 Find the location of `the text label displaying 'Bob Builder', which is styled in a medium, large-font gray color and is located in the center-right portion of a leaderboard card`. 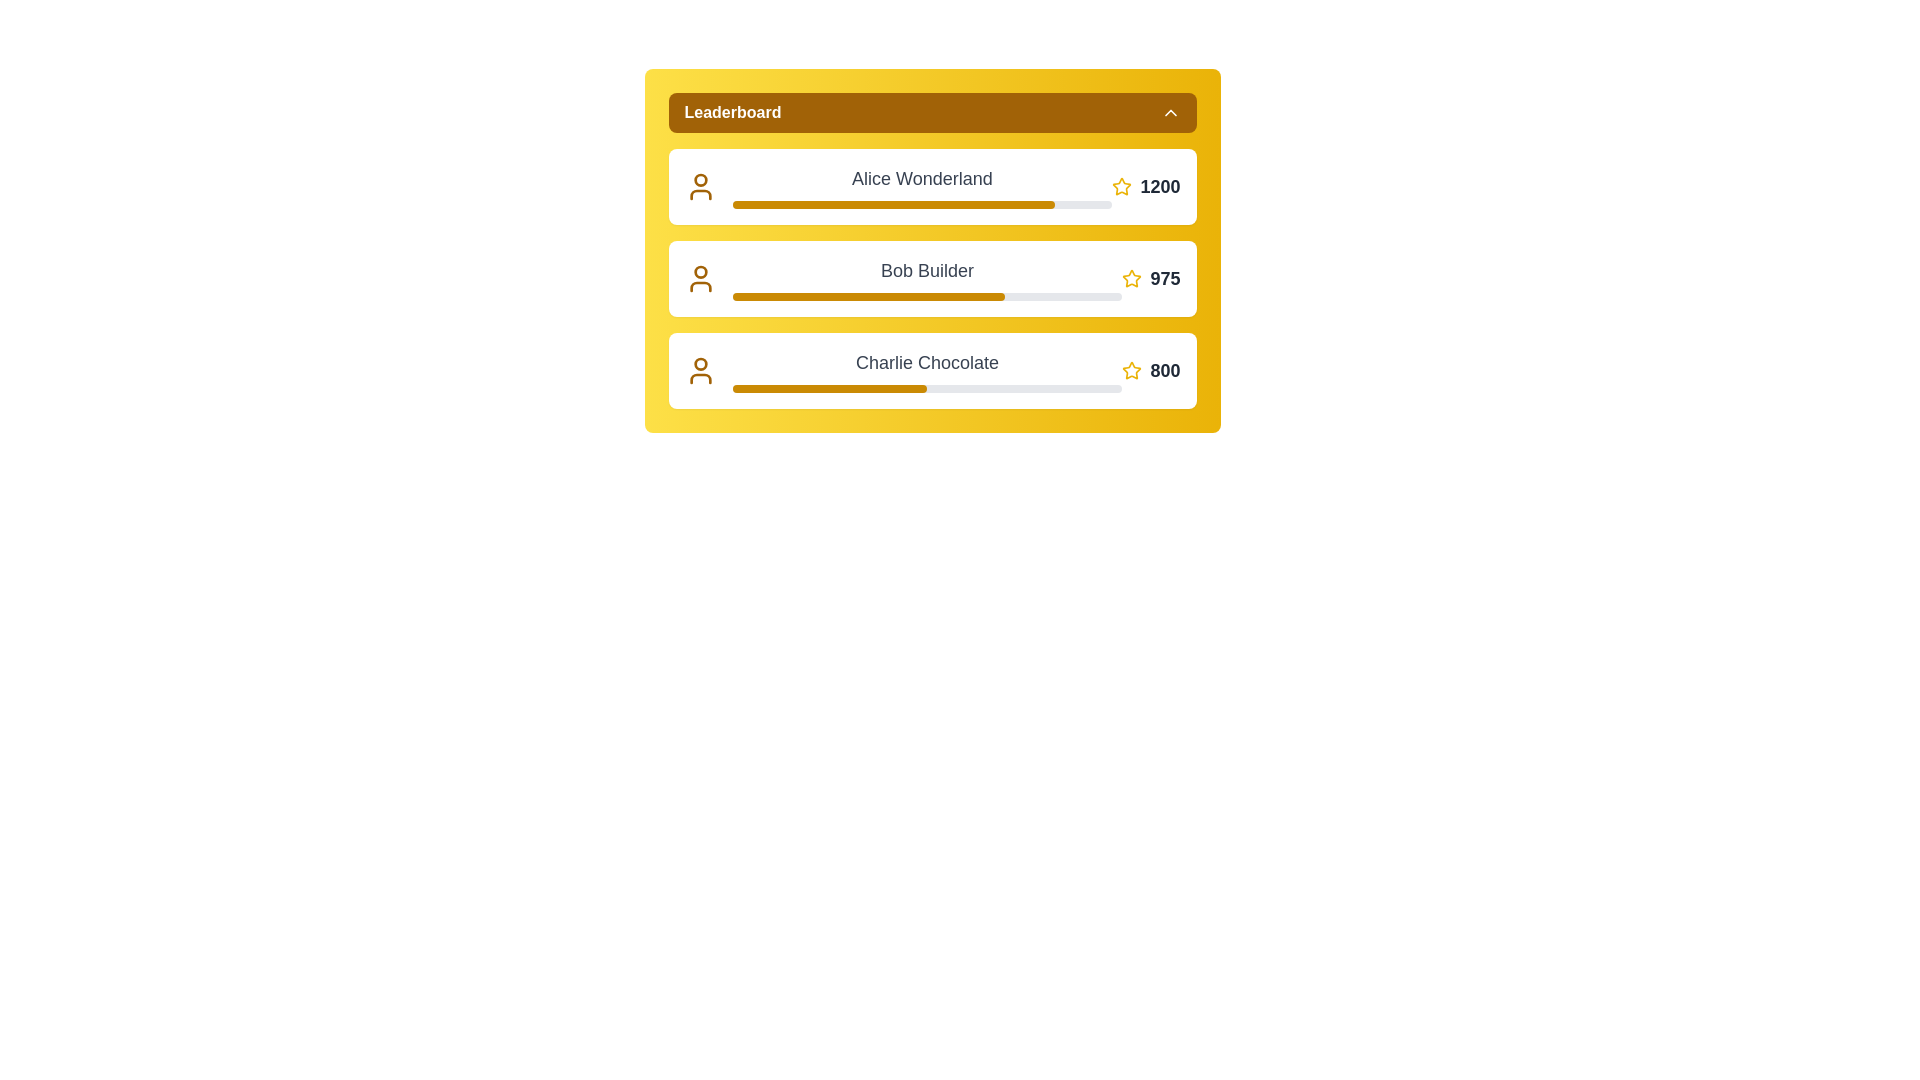

the text label displaying 'Bob Builder', which is styled in a medium, large-font gray color and is located in the center-right portion of a leaderboard card is located at coordinates (926, 278).